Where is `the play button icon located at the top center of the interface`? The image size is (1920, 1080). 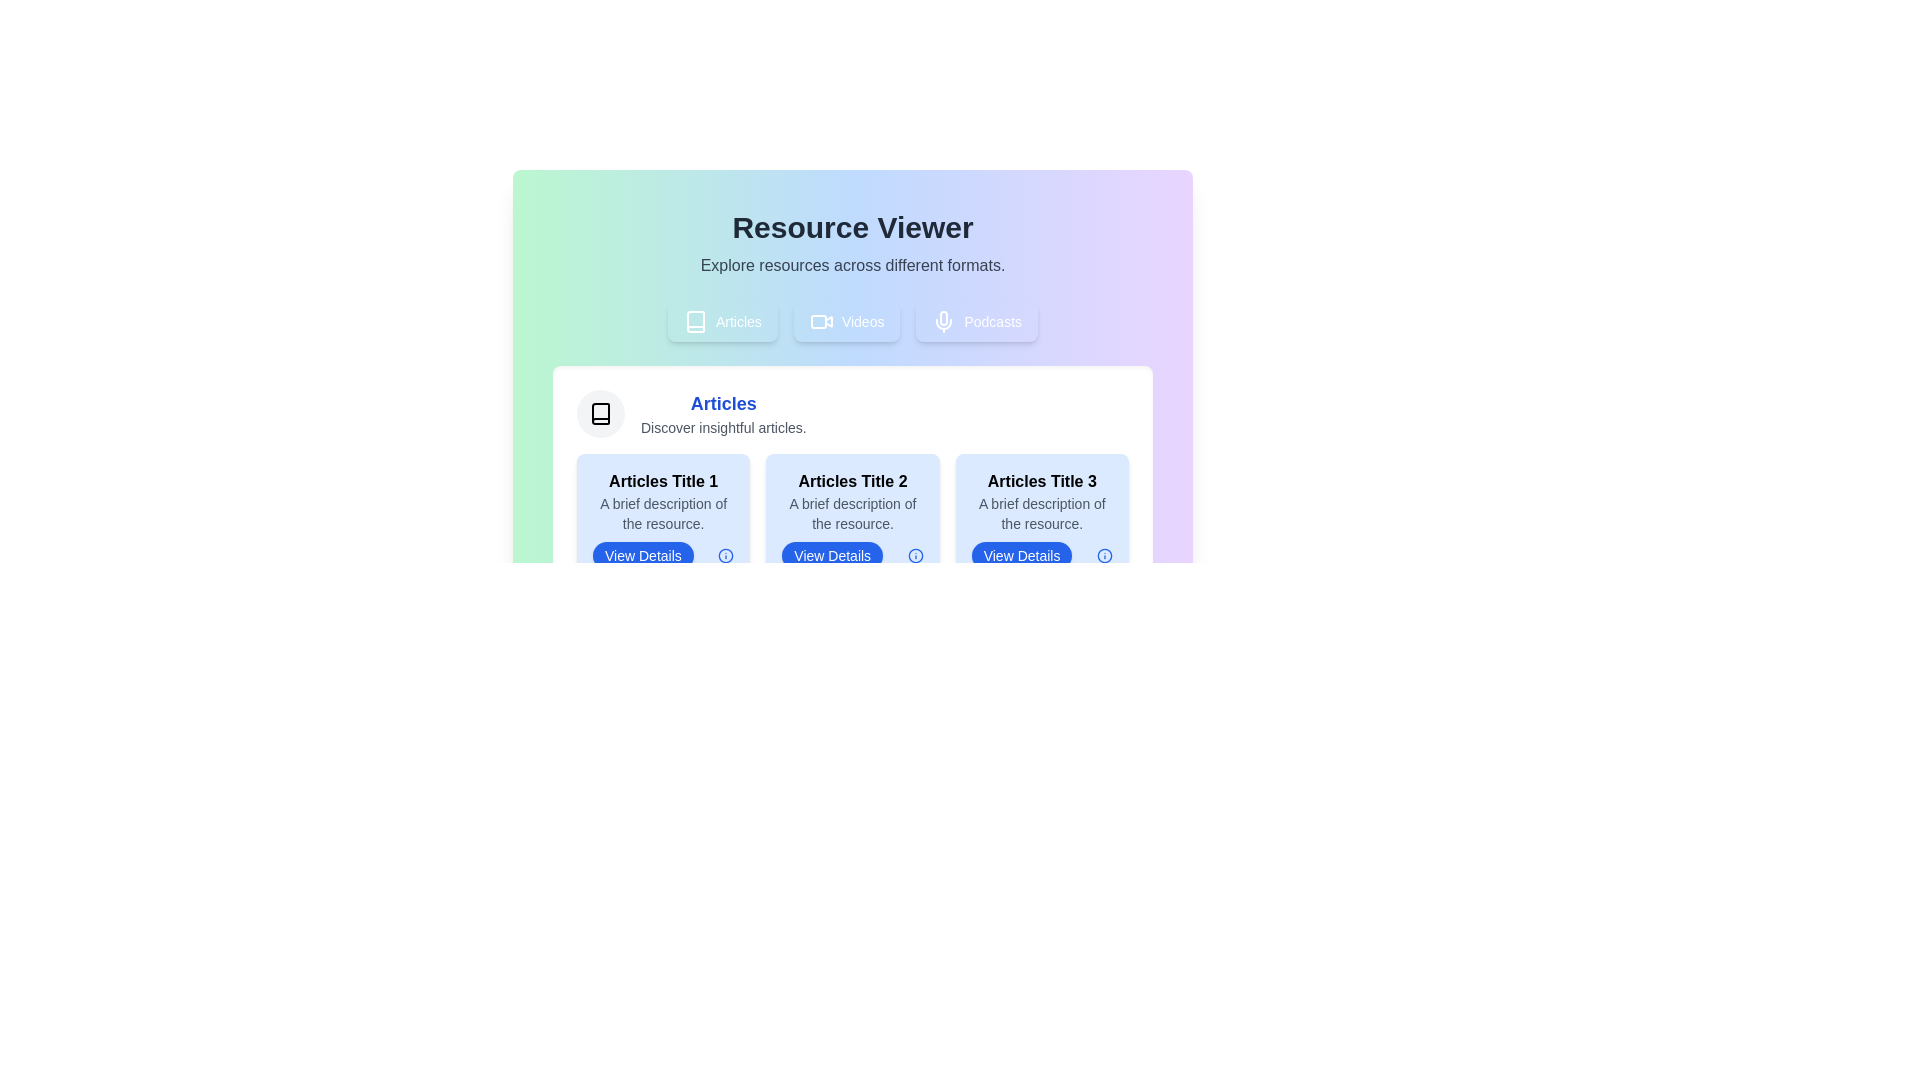 the play button icon located at the top center of the interface is located at coordinates (828, 320).